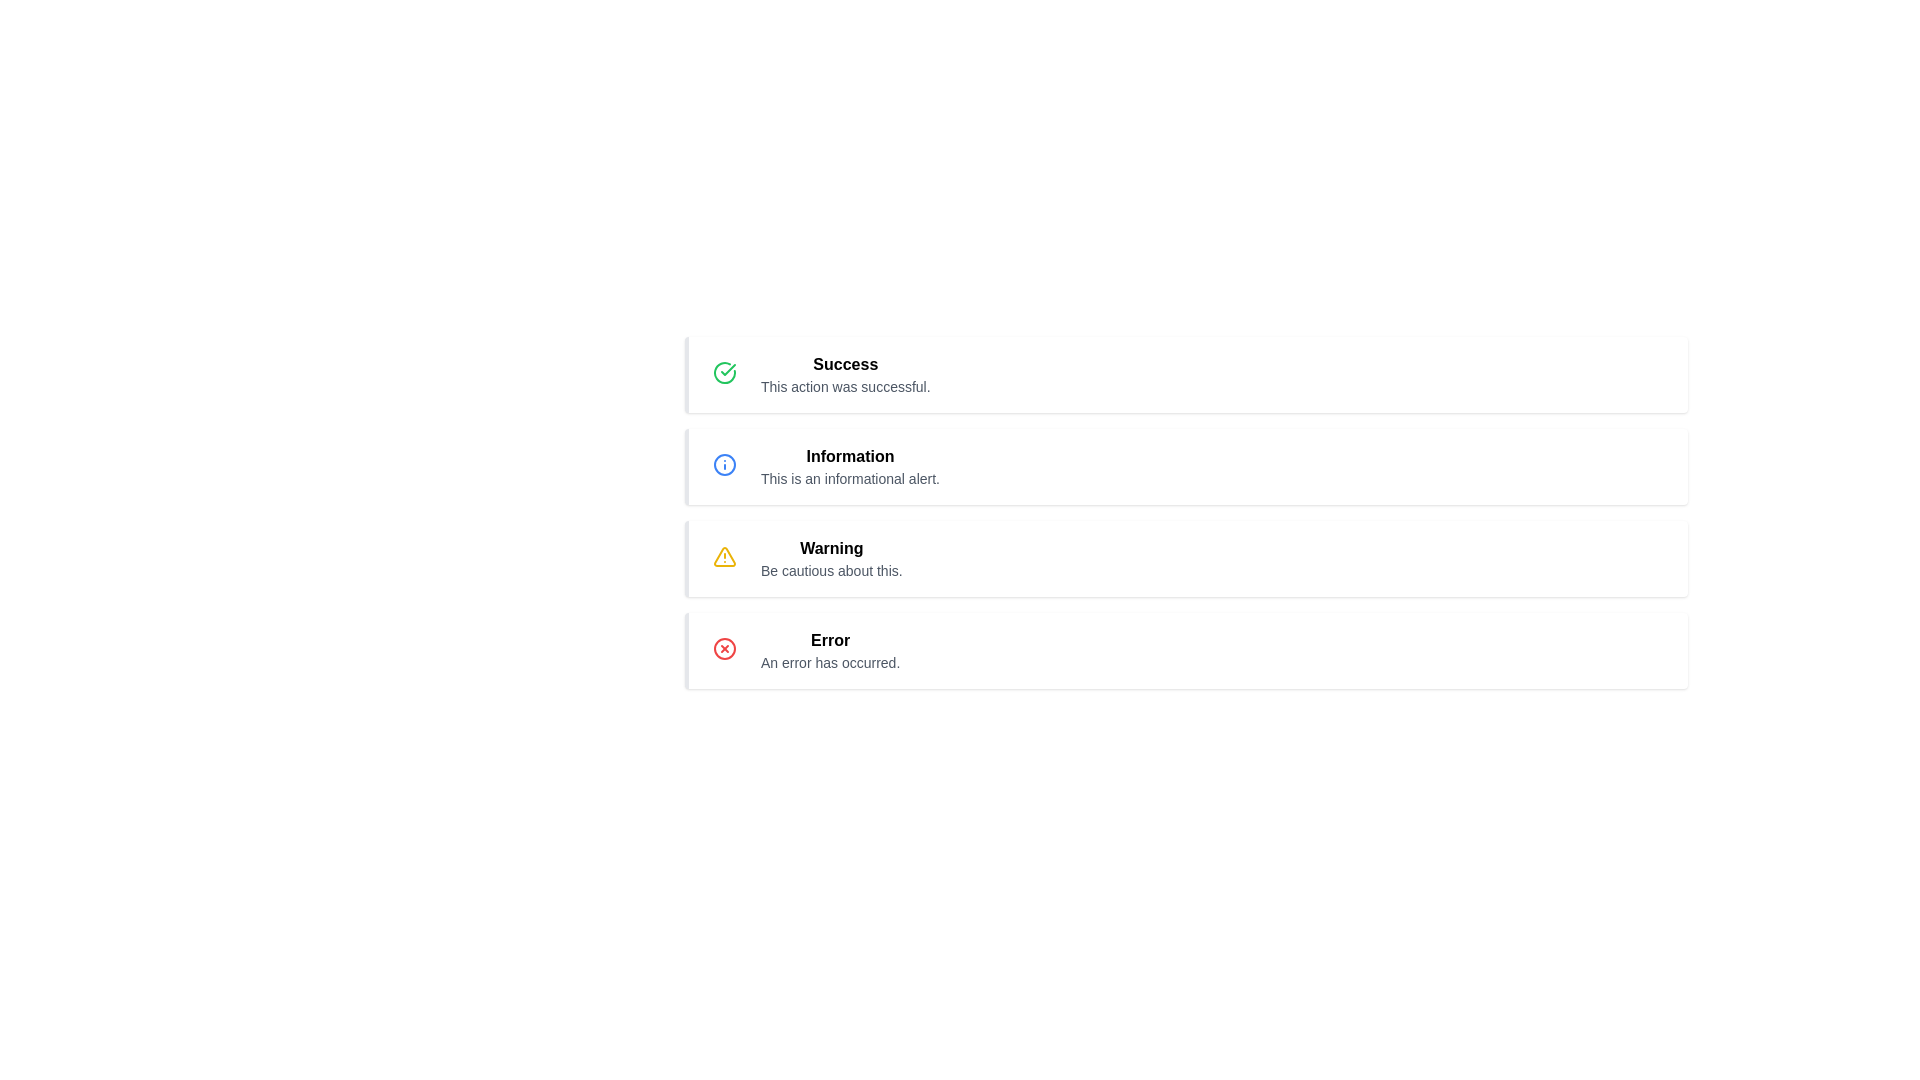 The width and height of the screenshot is (1920, 1080). Describe the element at coordinates (723, 373) in the screenshot. I see `the circular check icon filled with light green color, which symbolizes success and is located leftmost in the first row of alert items, preceding the 'Success' text` at that location.